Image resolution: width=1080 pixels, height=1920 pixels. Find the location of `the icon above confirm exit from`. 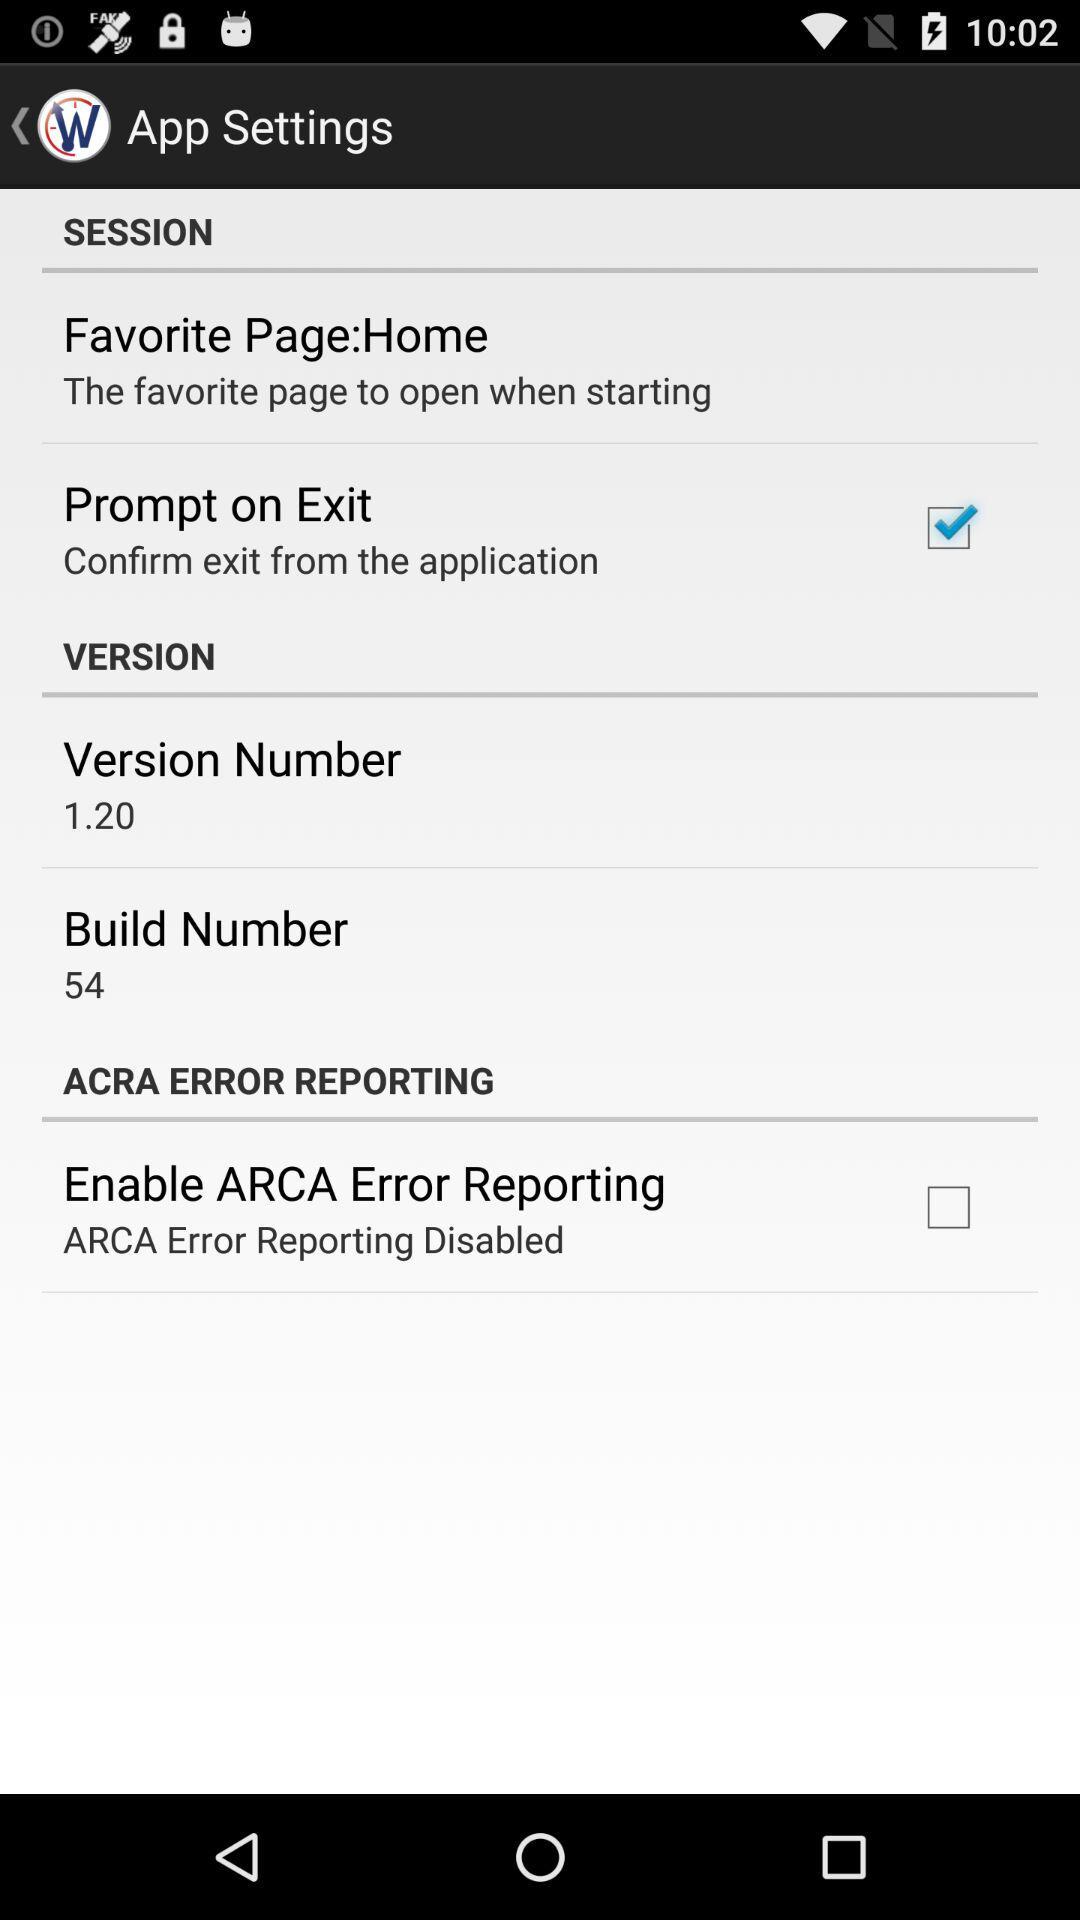

the icon above confirm exit from is located at coordinates (217, 502).